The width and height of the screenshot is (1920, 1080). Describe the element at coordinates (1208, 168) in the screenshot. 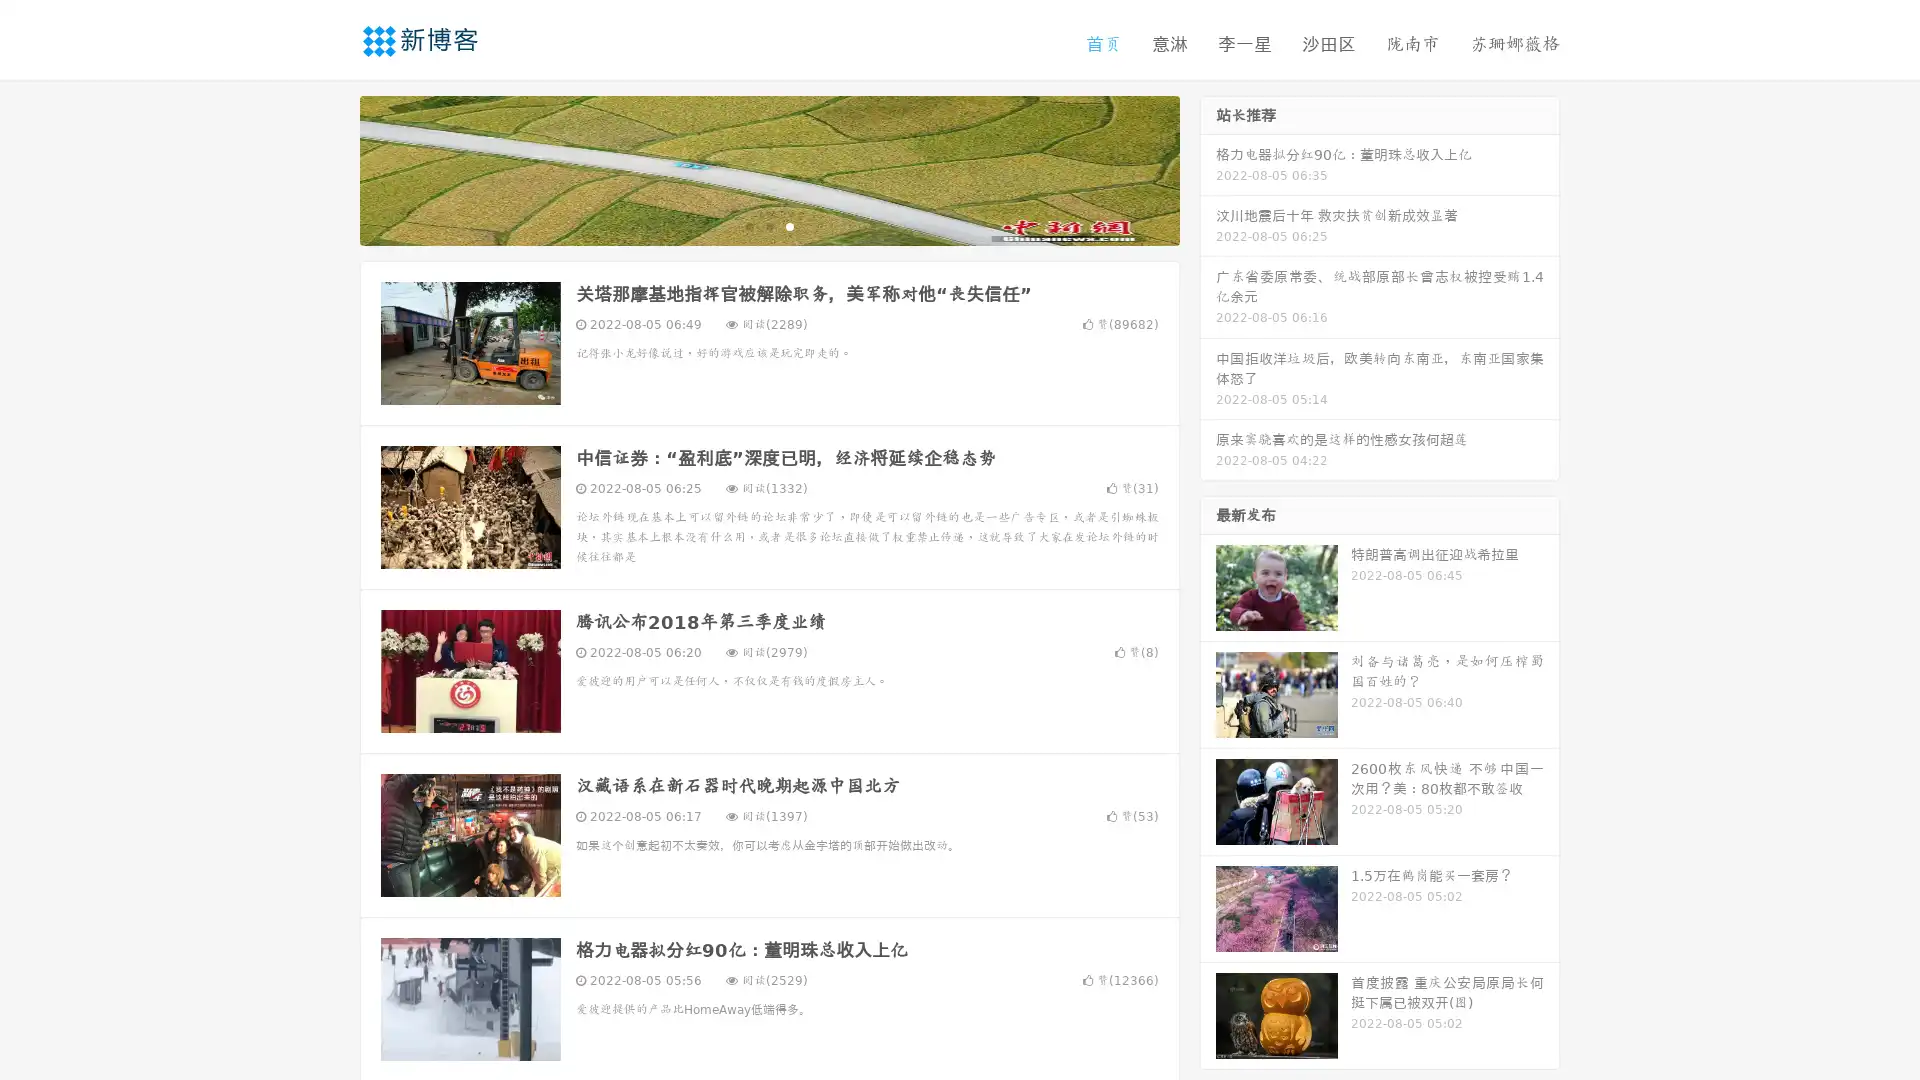

I see `Next slide` at that location.